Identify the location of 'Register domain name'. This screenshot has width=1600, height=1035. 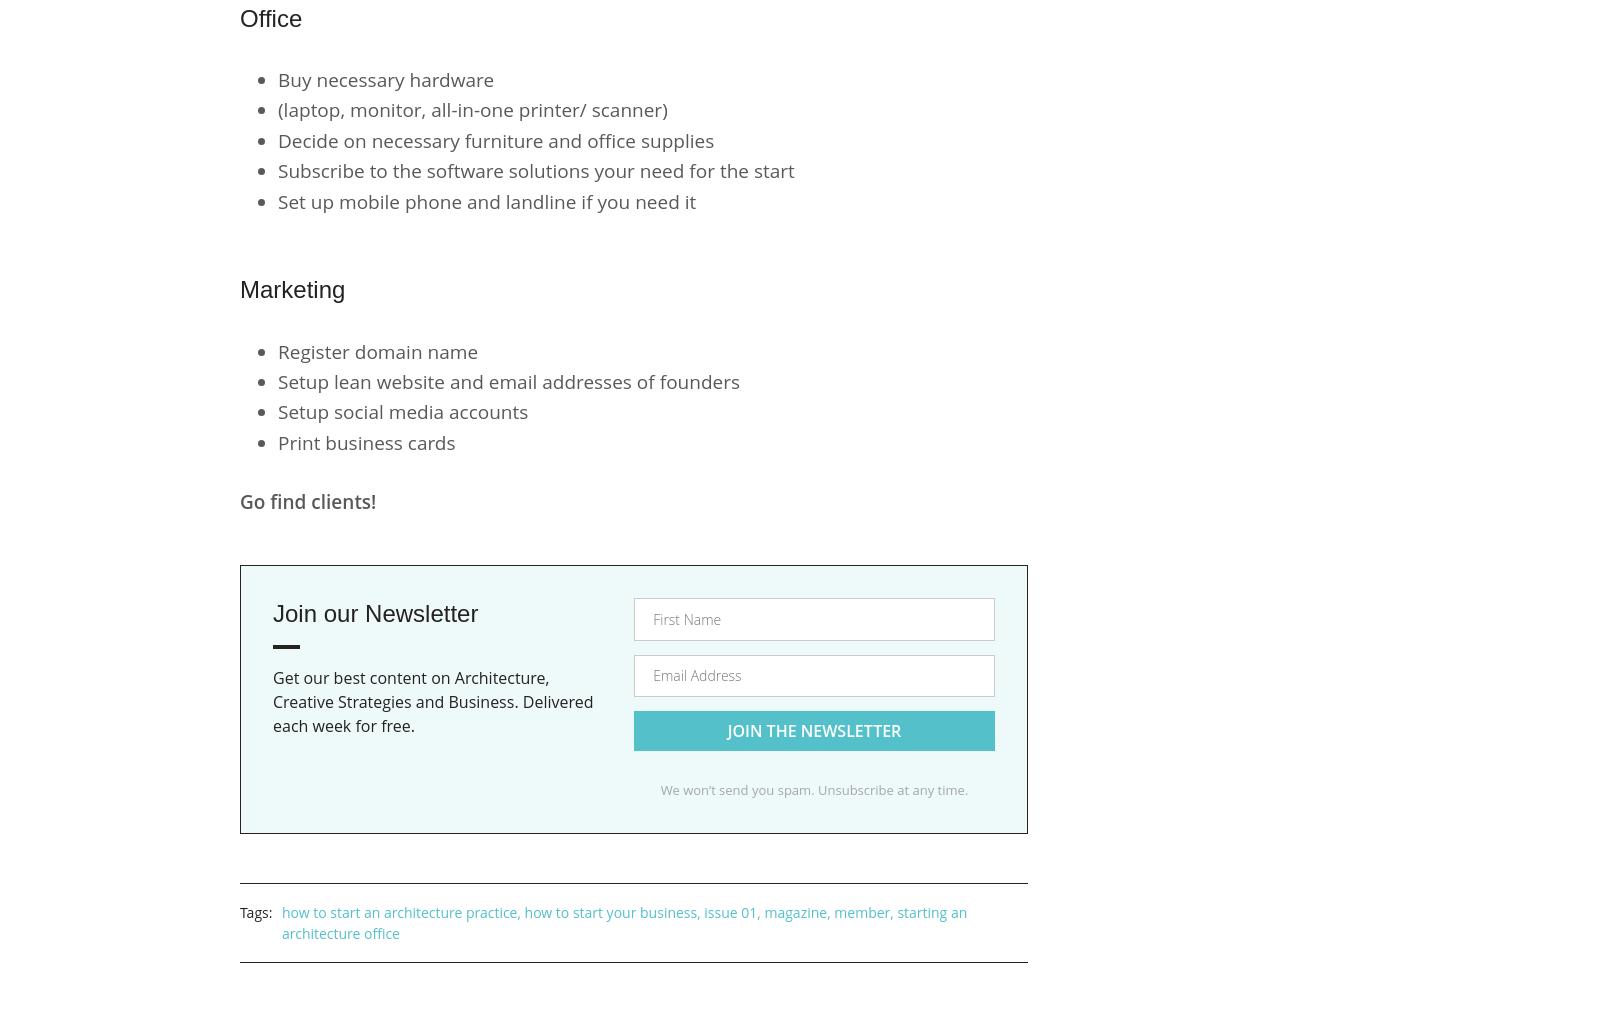
(378, 350).